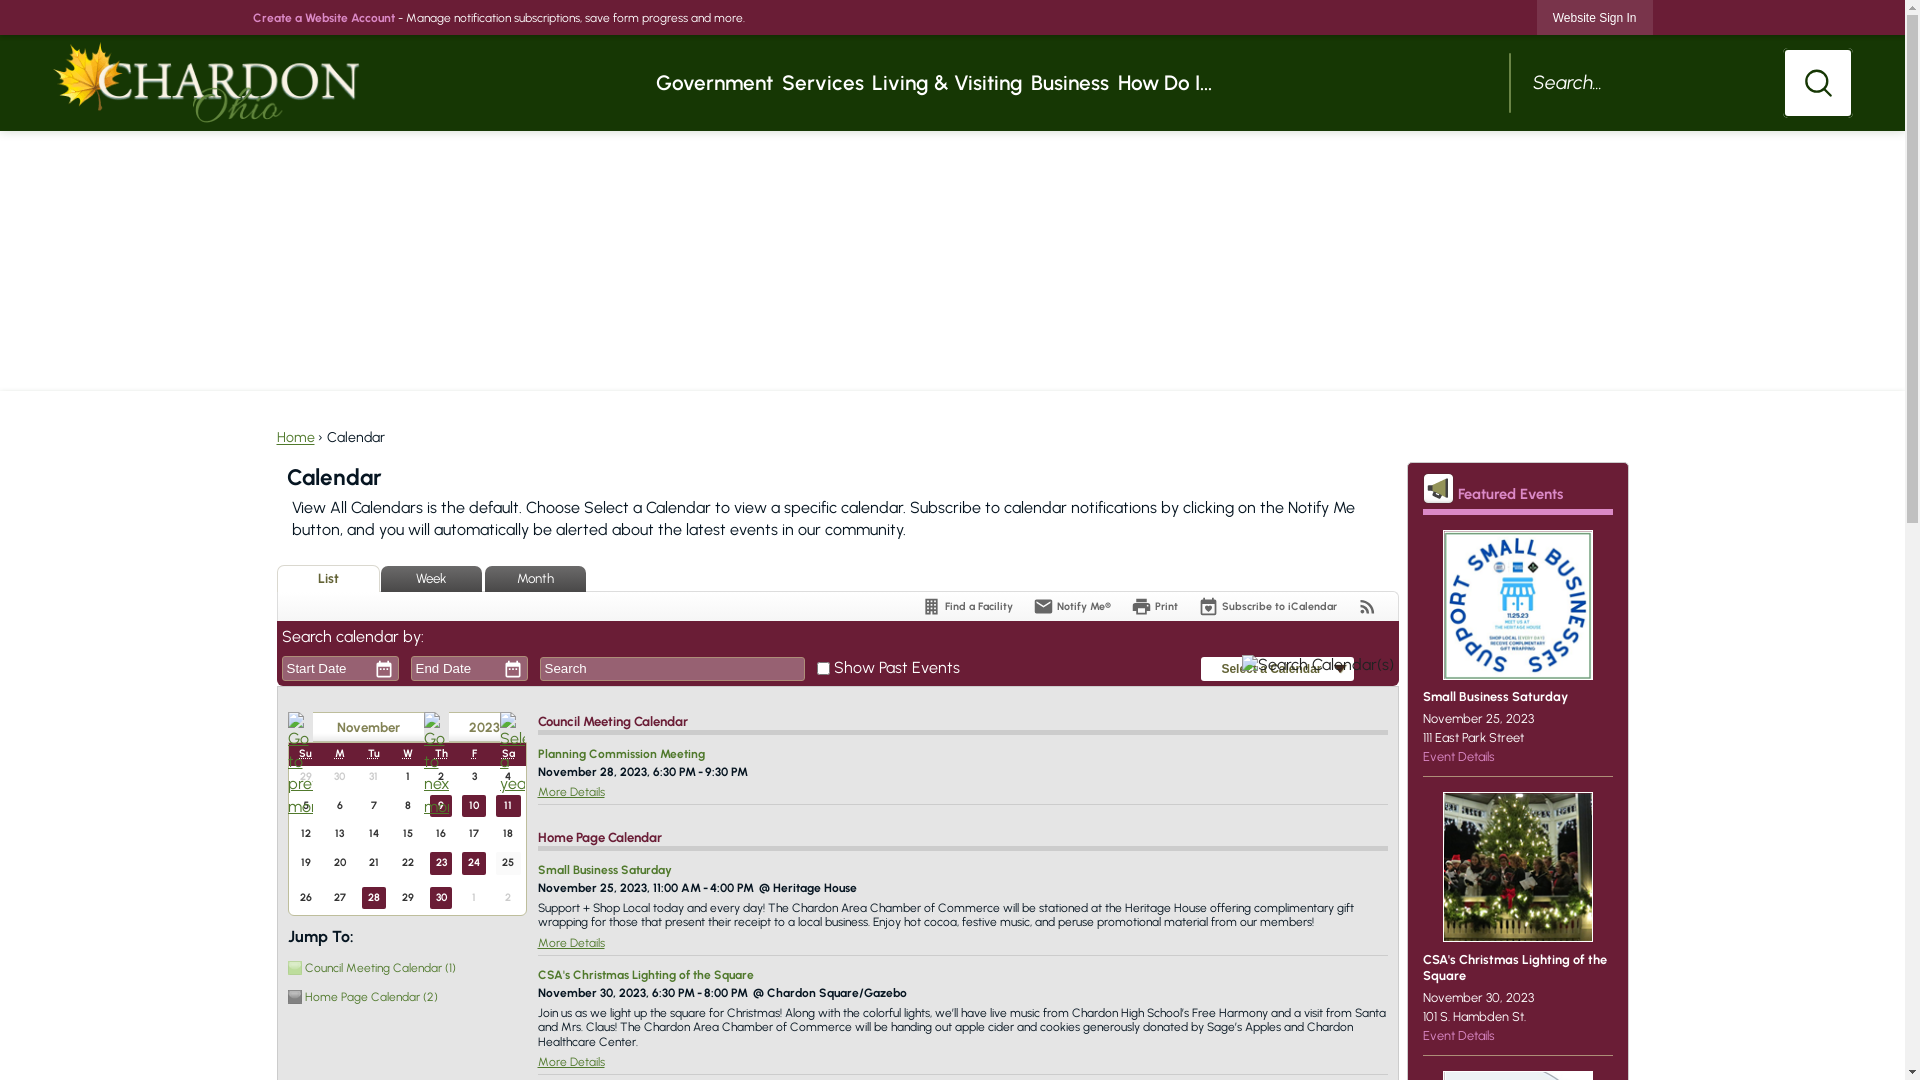 The image size is (1920, 1080). What do you see at coordinates (822, 82) in the screenshot?
I see `'Services'` at bounding box center [822, 82].